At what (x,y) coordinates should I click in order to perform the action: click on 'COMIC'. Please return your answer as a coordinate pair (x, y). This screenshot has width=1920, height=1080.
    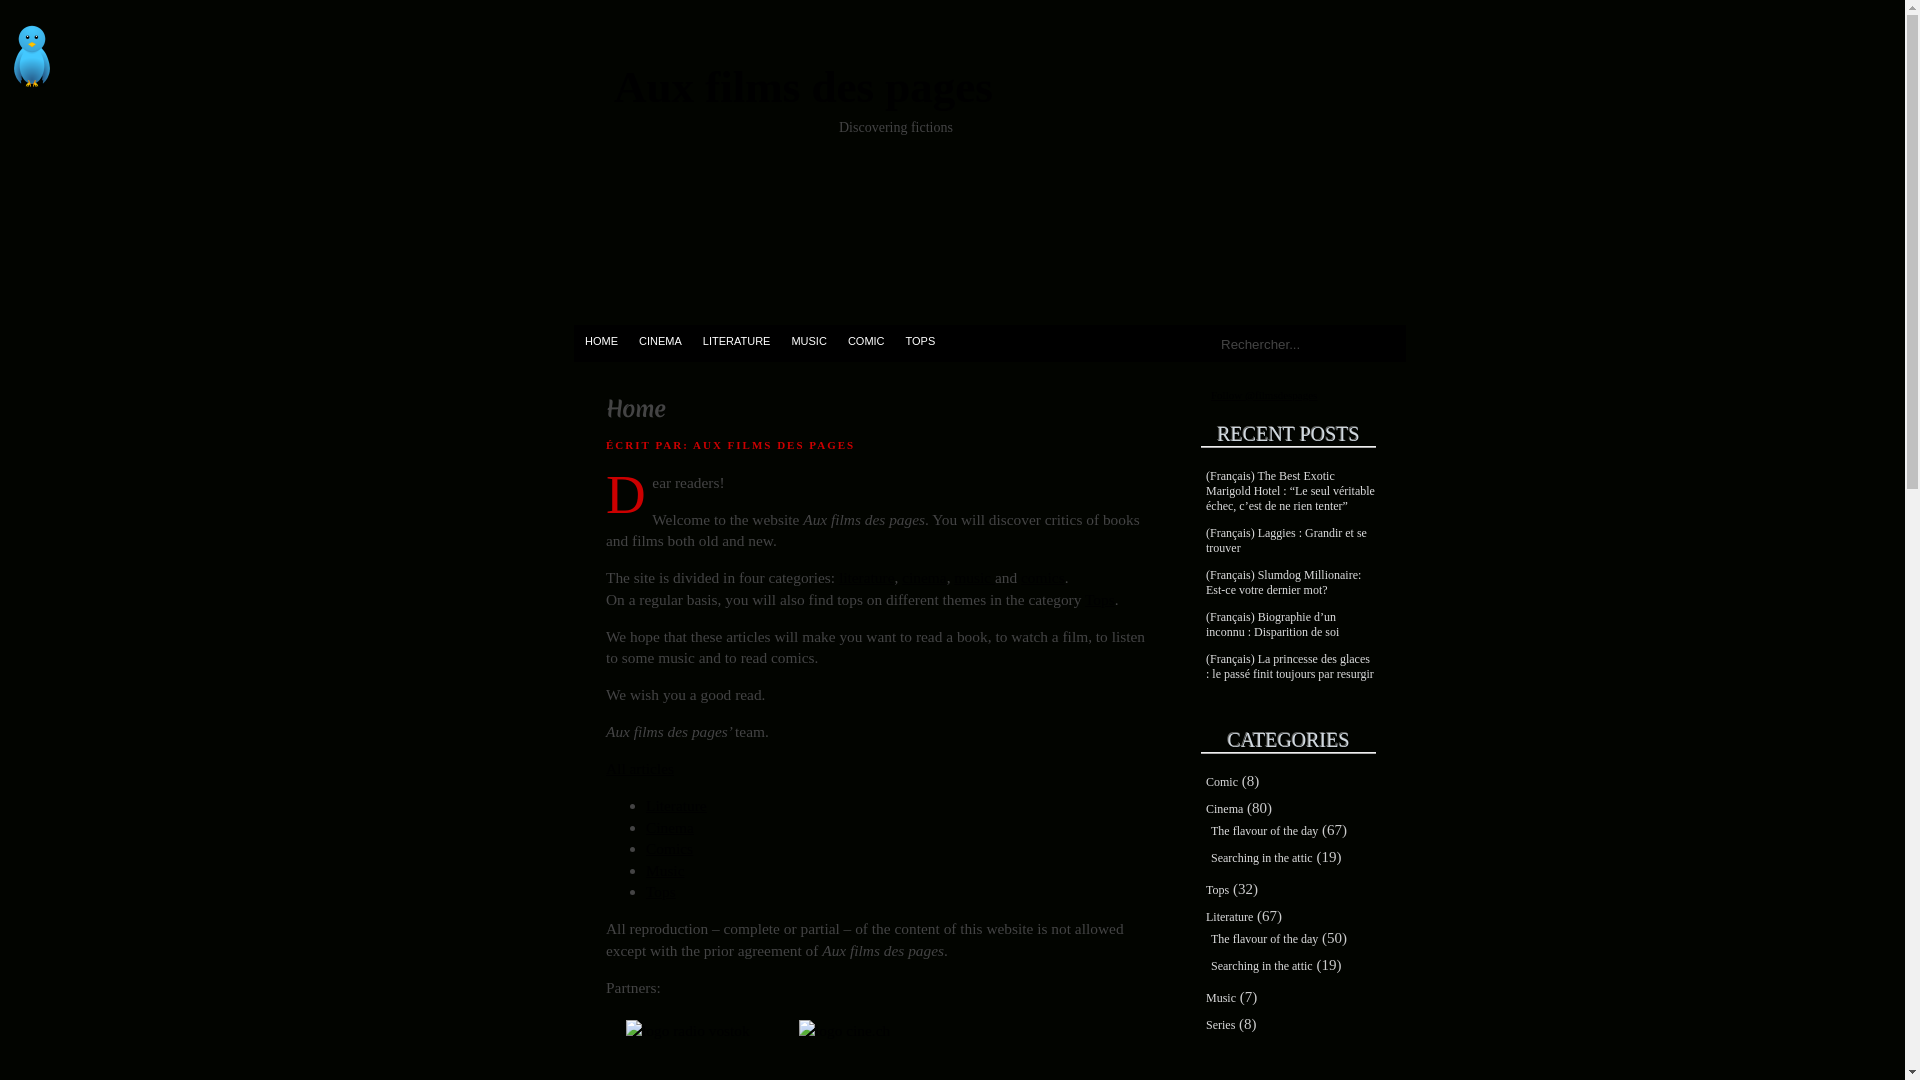
    Looking at the image, I should click on (865, 338).